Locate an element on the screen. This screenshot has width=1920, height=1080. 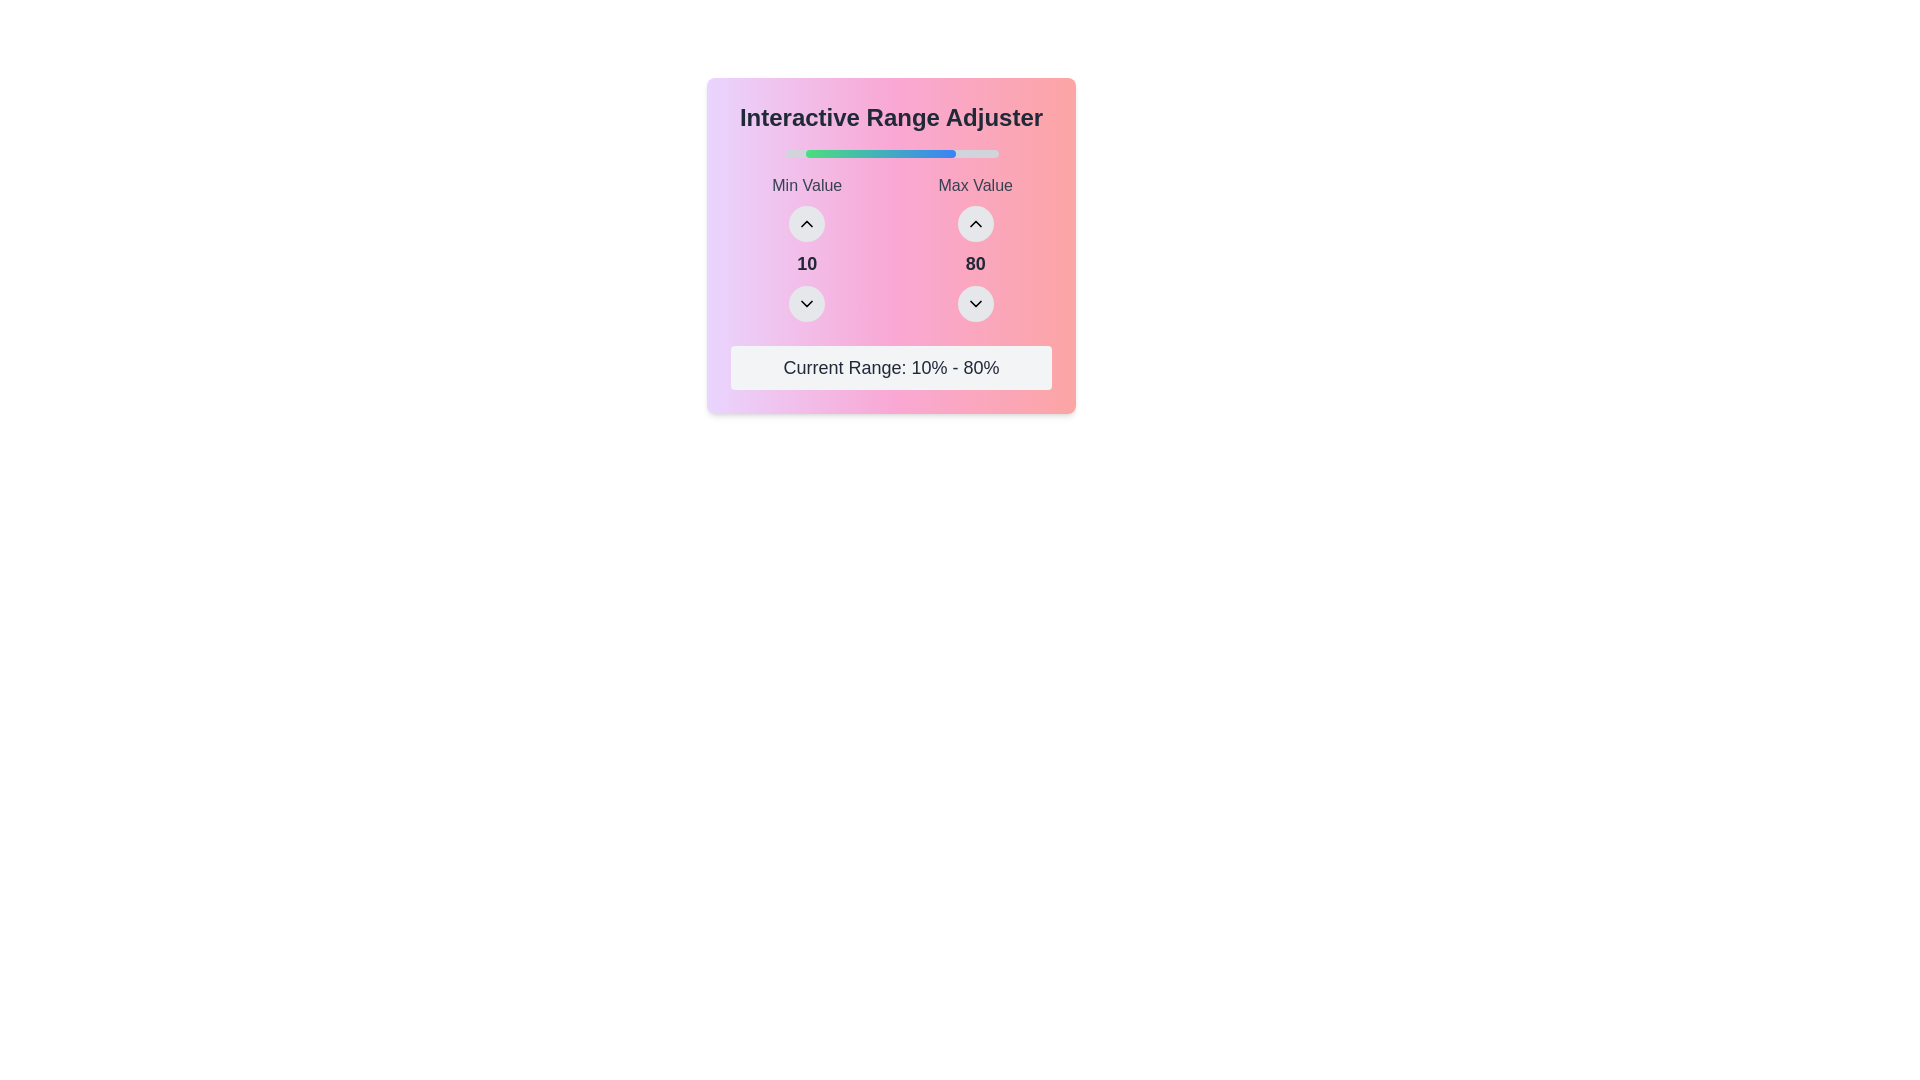
the Text Display element that shows the currently selected range values, located at the bottom of the interactive widget beneath the 'Min Value' and 'Max Value' controls is located at coordinates (890, 367).